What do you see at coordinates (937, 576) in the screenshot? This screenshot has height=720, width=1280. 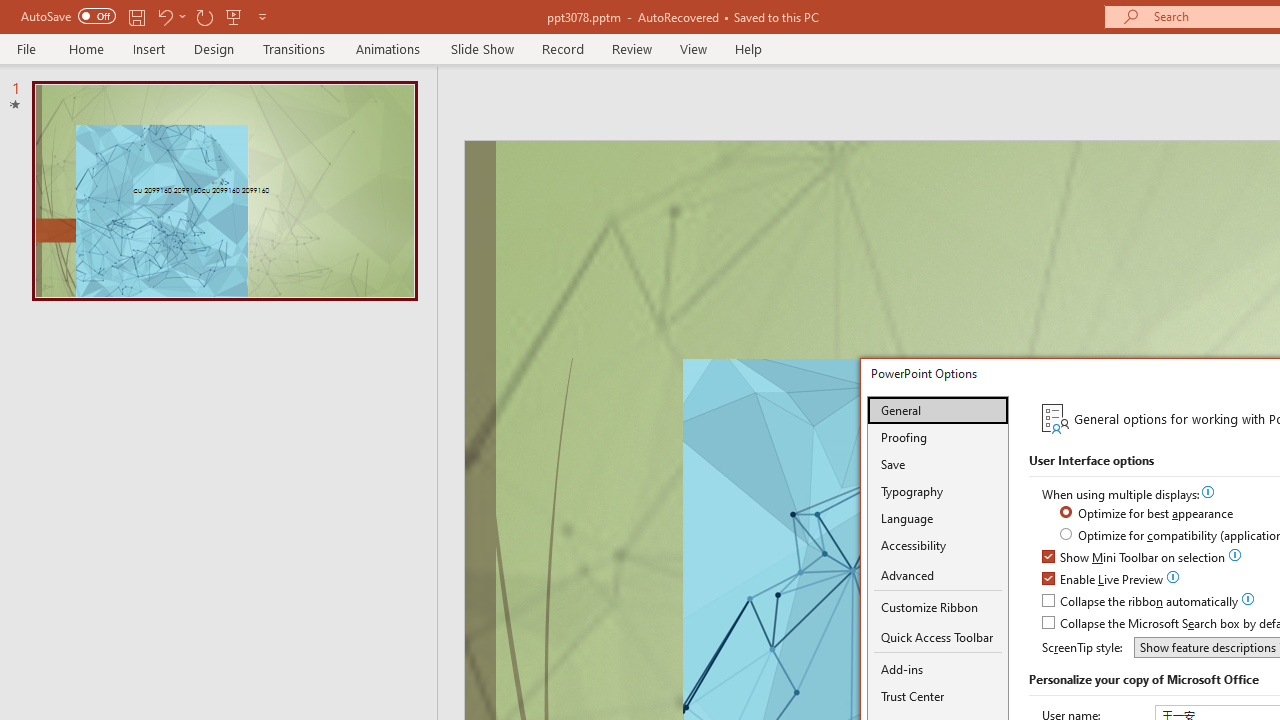 I see `'Advanced'` at bounding box center [937, 576].